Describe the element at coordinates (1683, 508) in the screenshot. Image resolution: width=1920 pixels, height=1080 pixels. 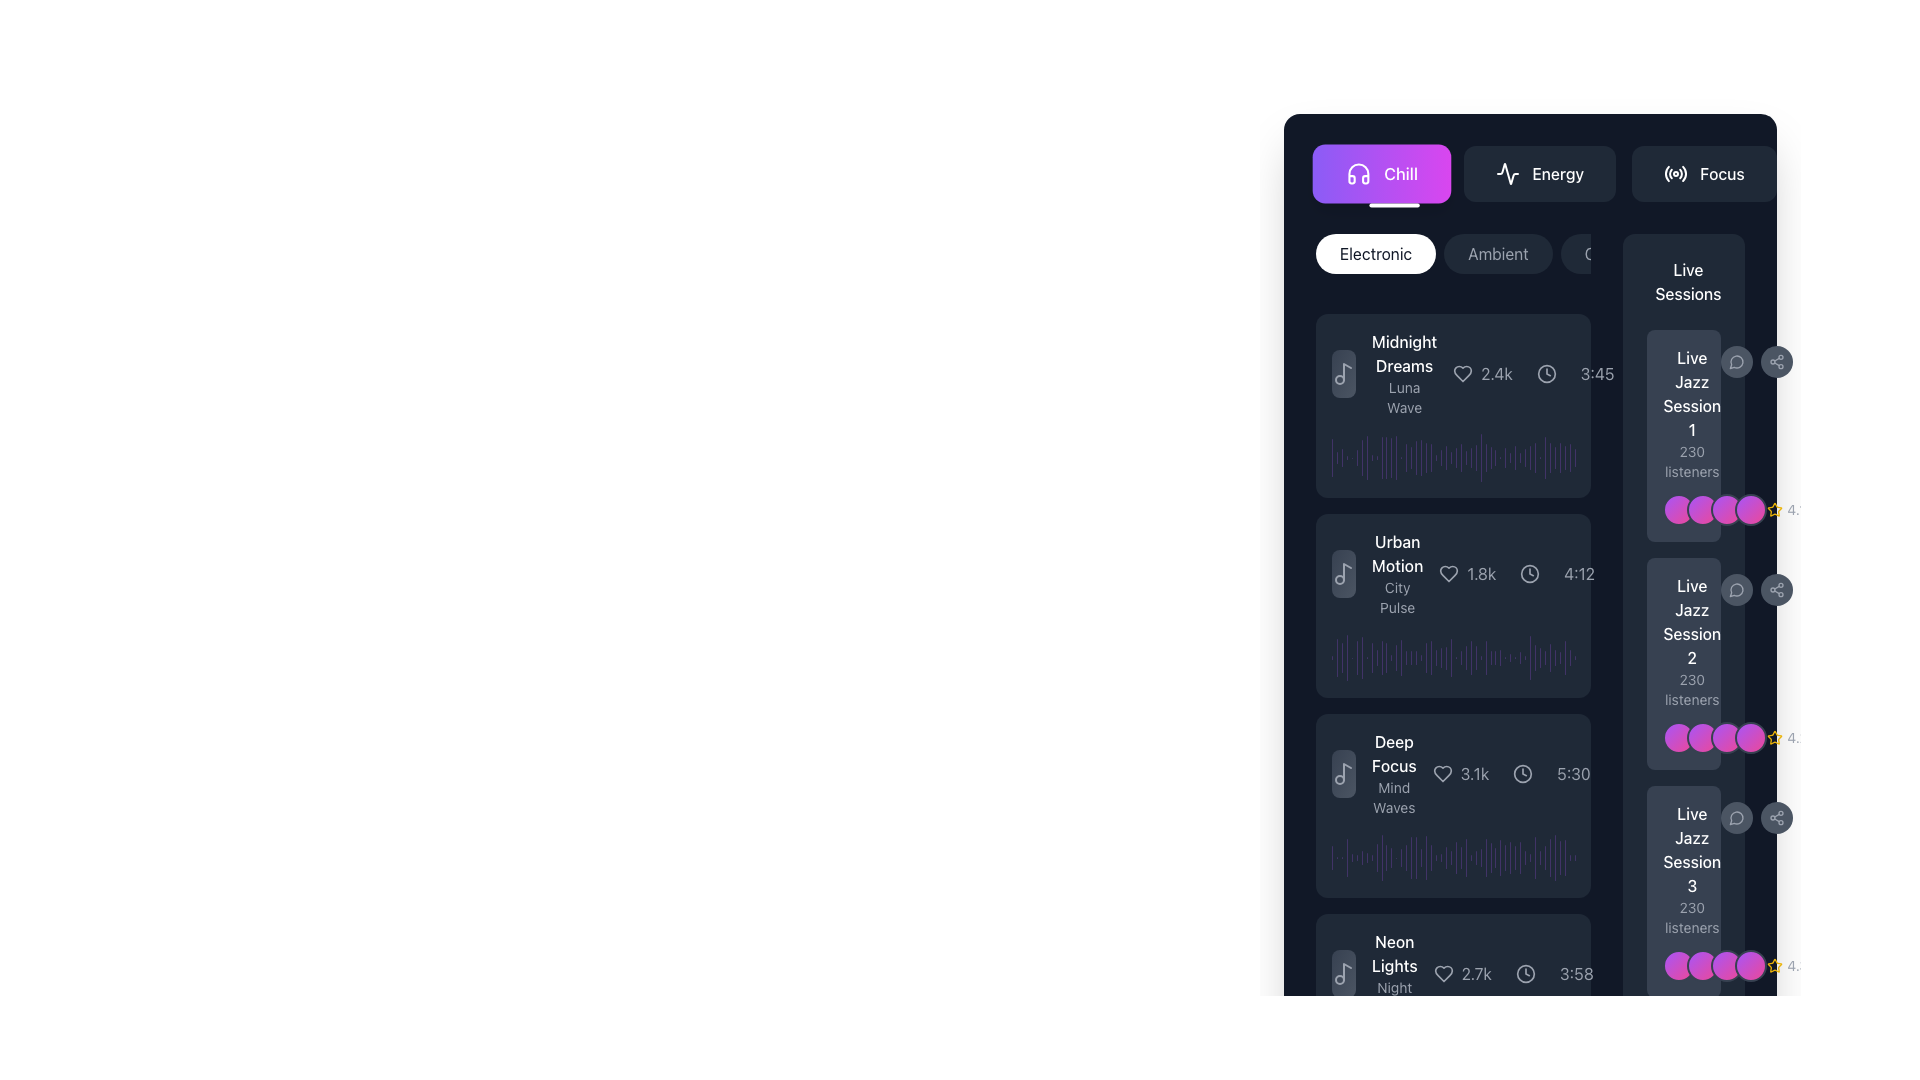
I see `the Avatar representation located in the lower-right section of the card for 'Live Jazz Session 1', which is the second circular item in the sequence` at that location.